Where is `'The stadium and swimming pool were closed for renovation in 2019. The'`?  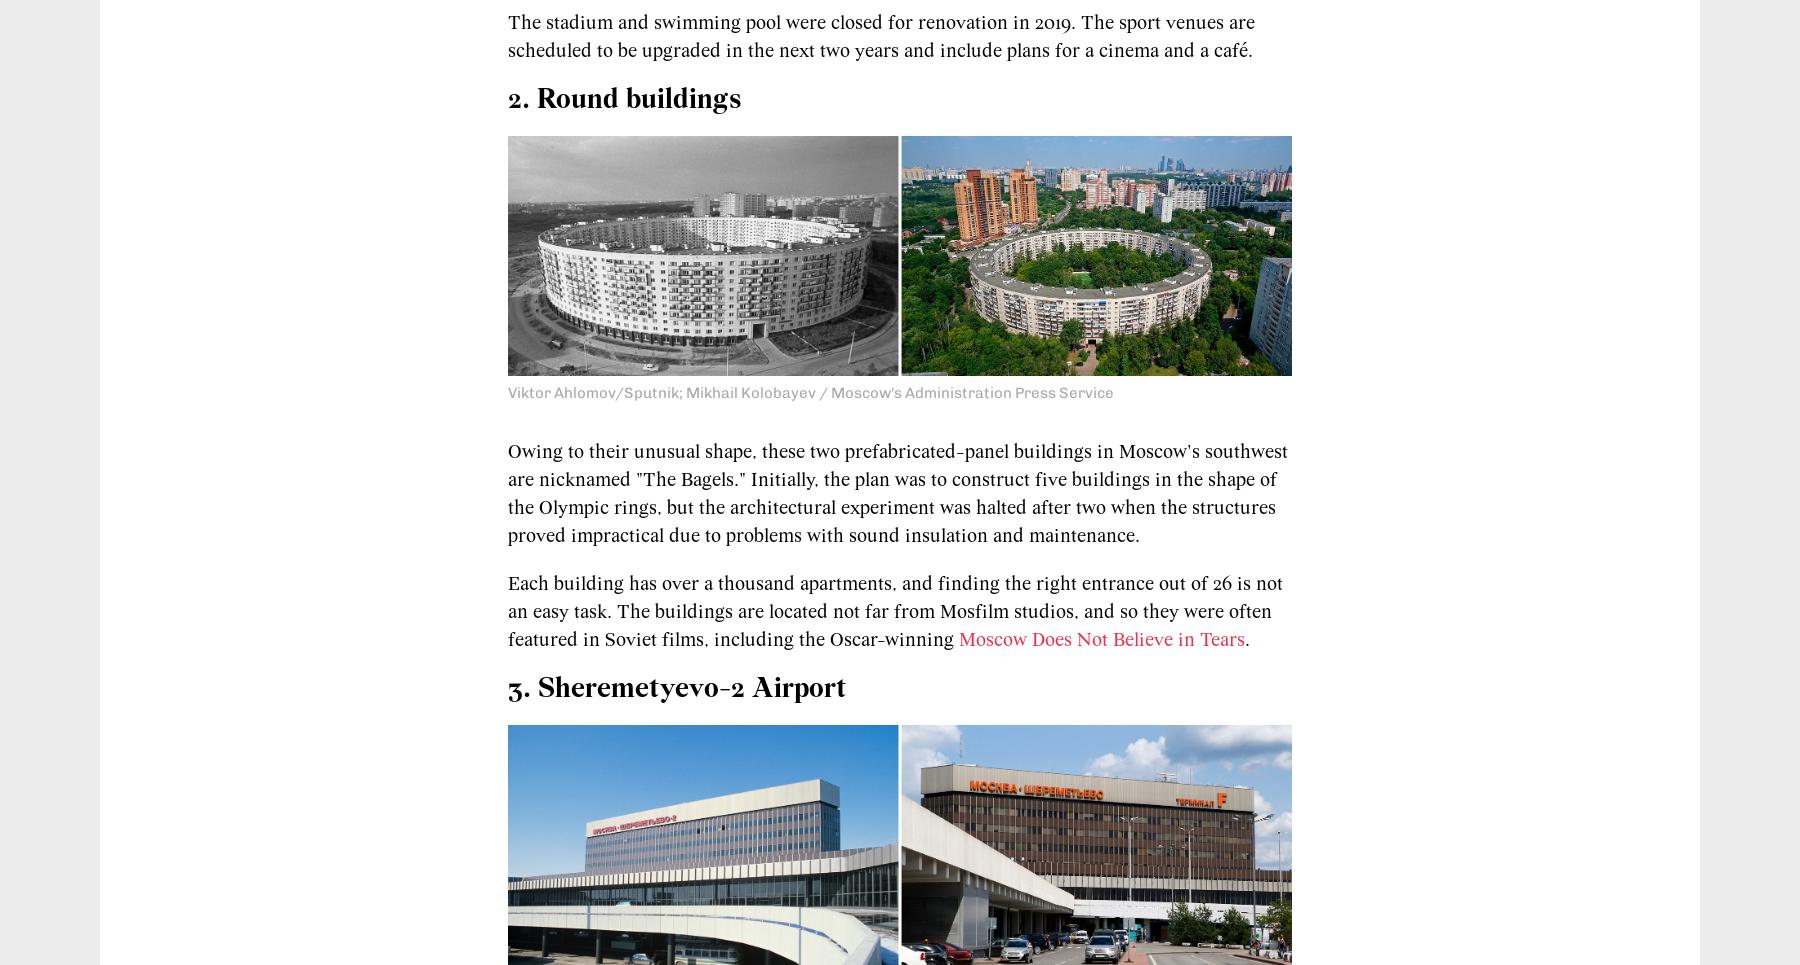 'The stadium and swimming pool were closed for renovation in 2019. The' is located at coordinates (506, 21).